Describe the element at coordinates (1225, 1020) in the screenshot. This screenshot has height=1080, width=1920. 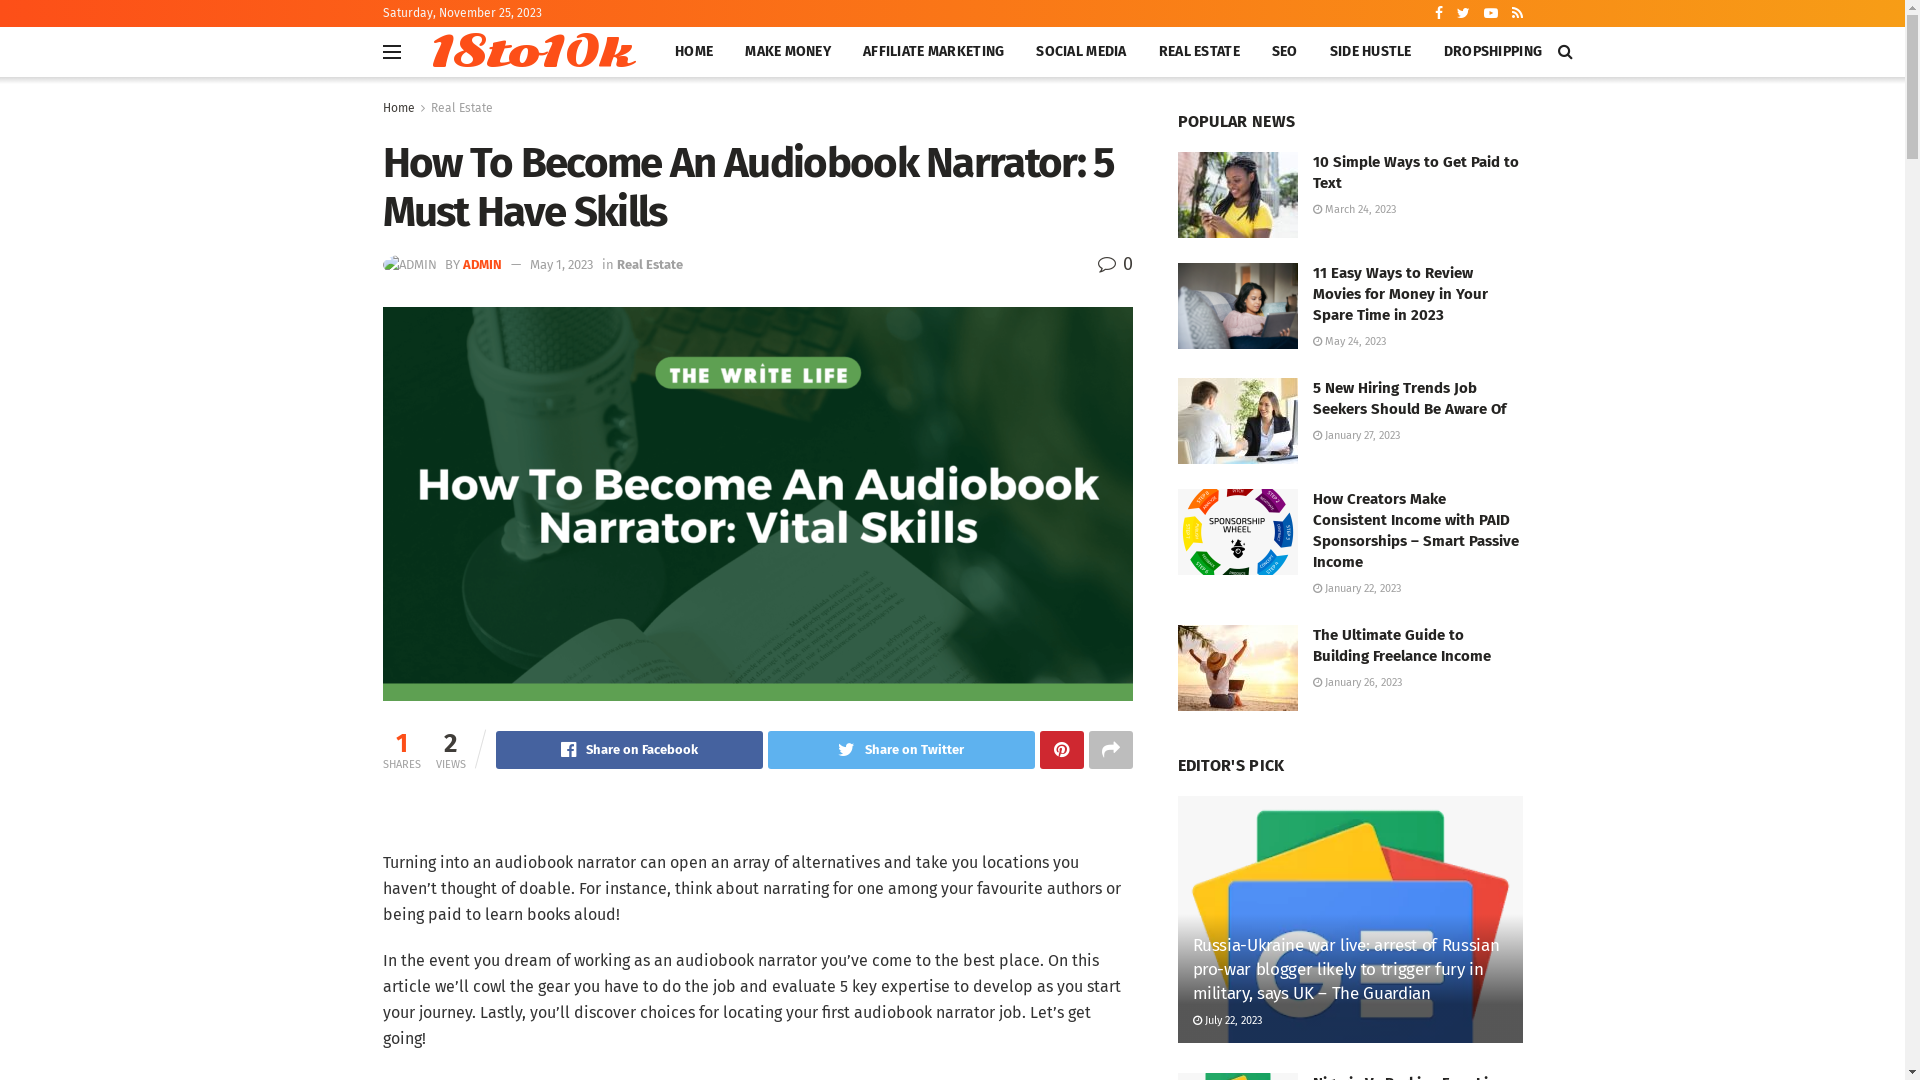
I see `'July 22, 2023'` at that location.